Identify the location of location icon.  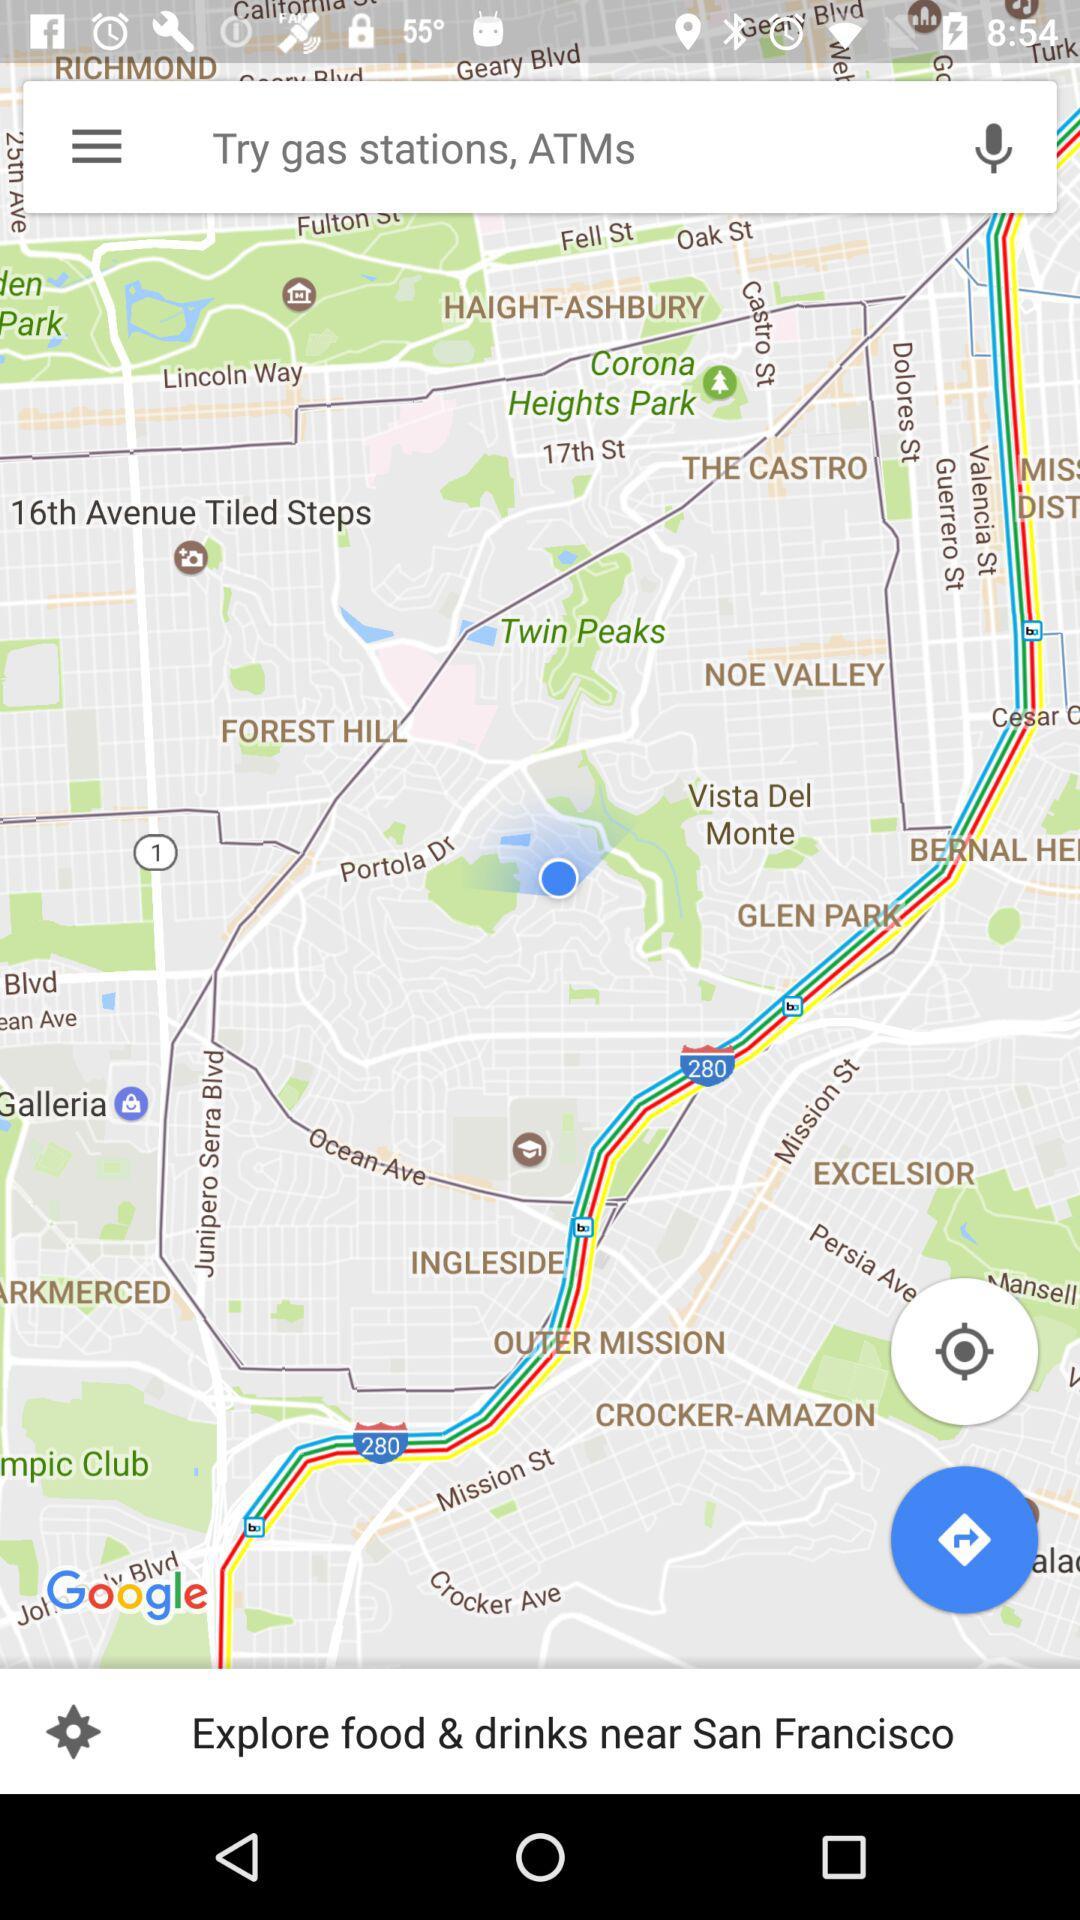
(963, 1352).